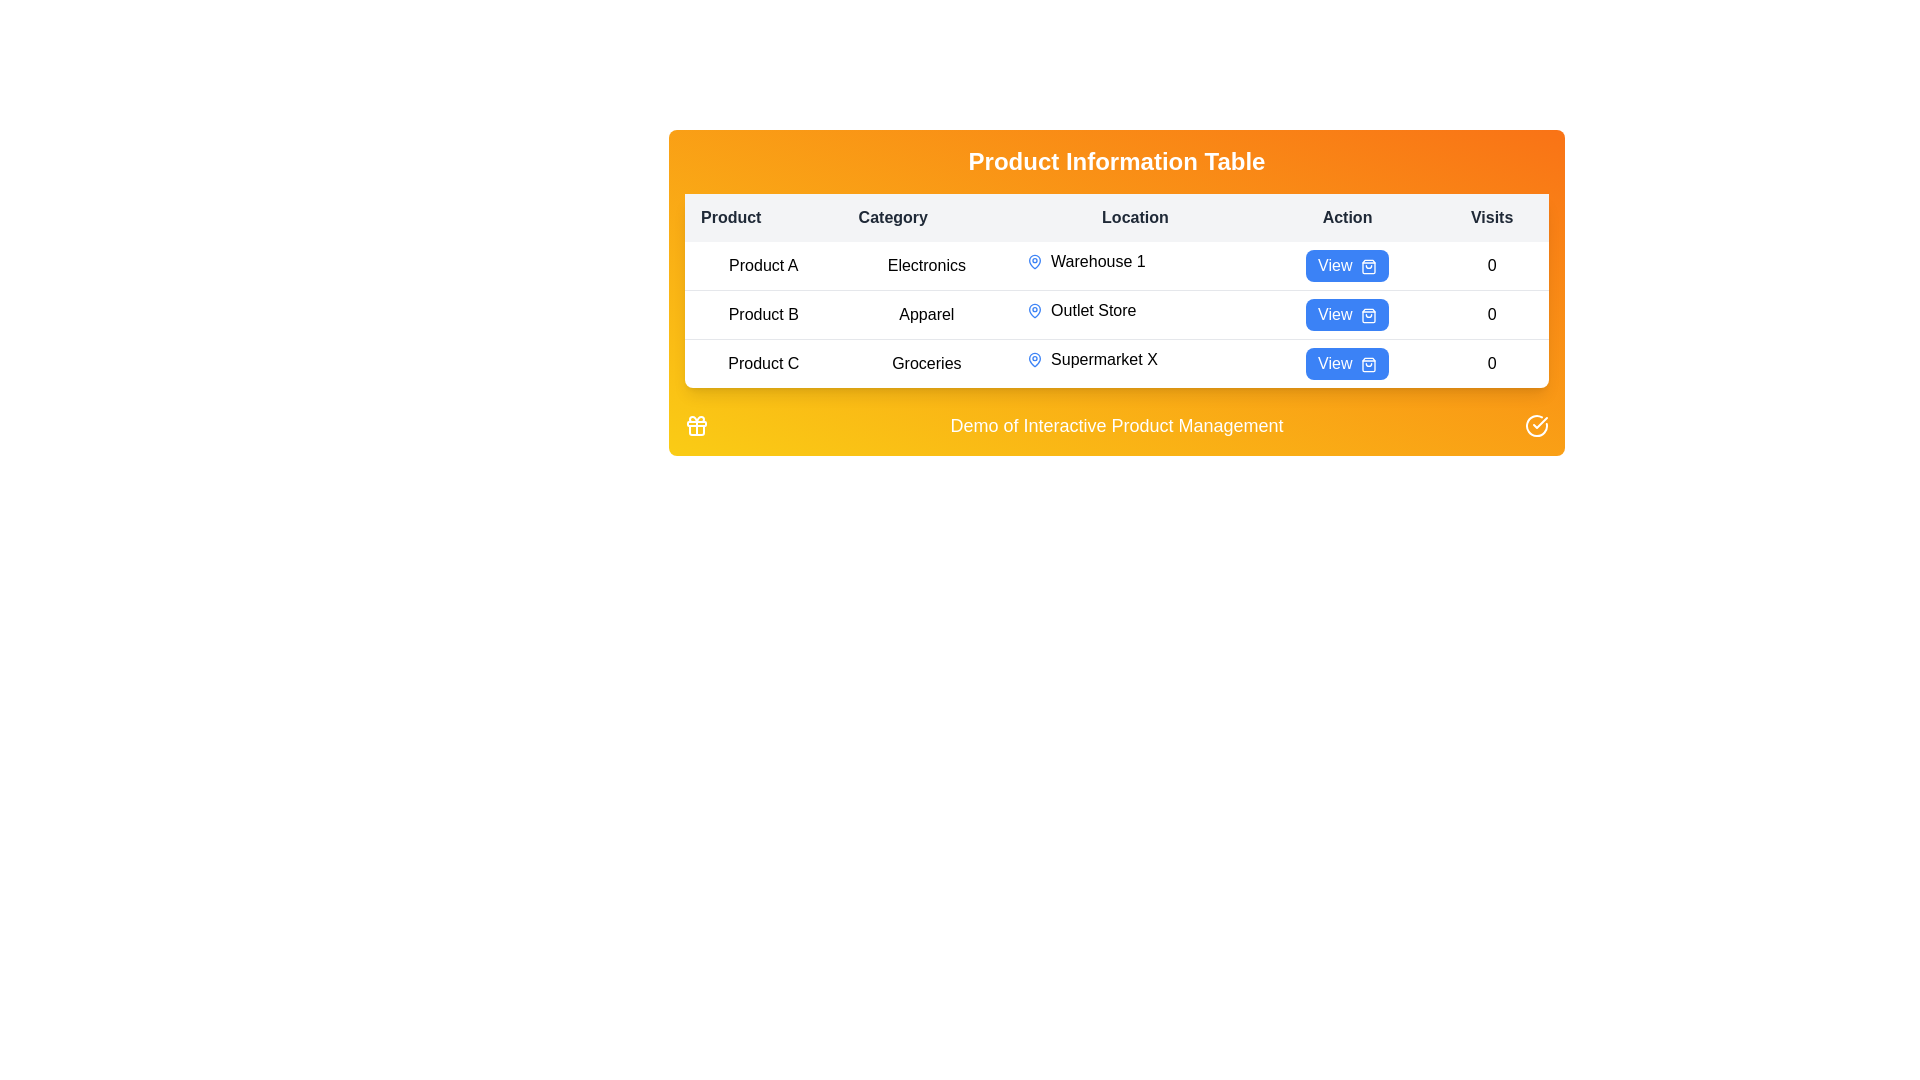 This screenshot has width=1920, height=1080. Describe the element at coordinates (925, 315) in the screenshot. I see `the 'Apparel' text label located in the second row and second column of the table under the 'Category' header` at that location.